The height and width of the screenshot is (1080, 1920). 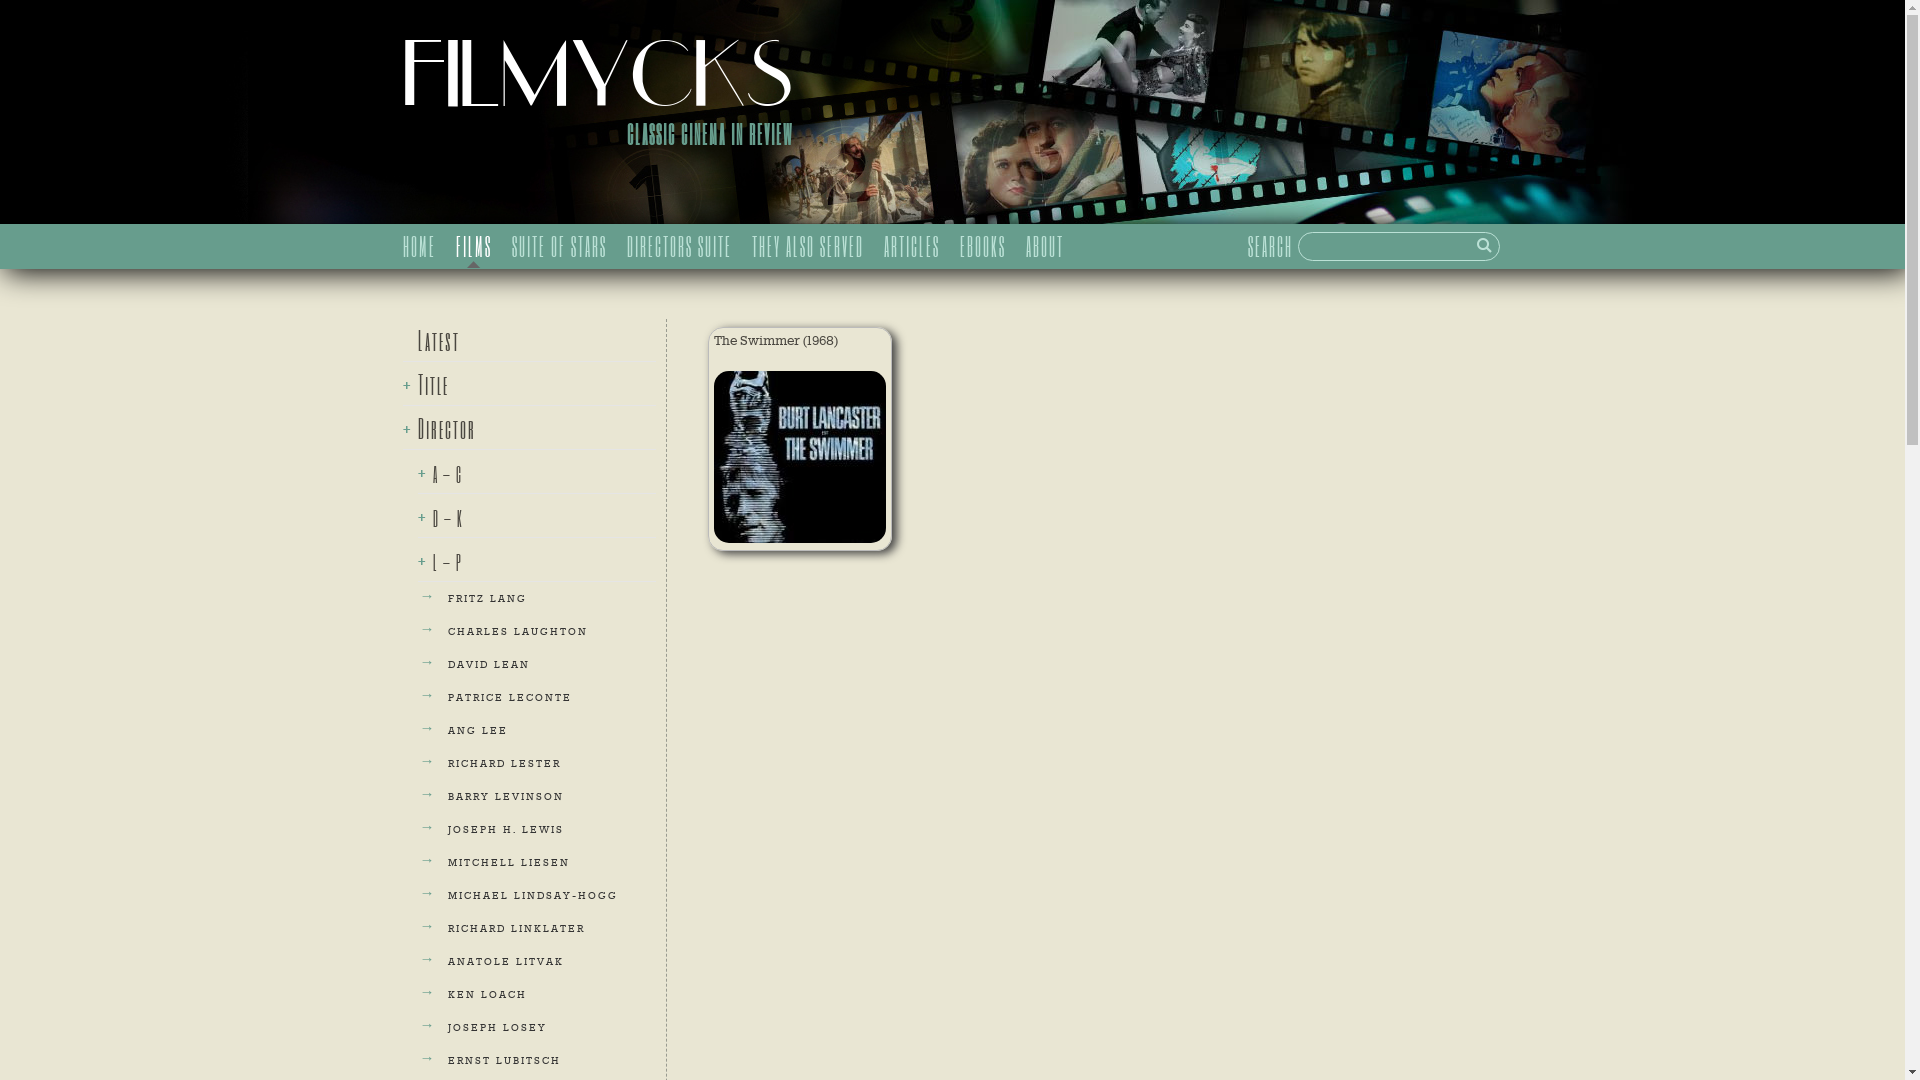 I want to click on 'FILMYCKS, so click(x=595, y=111).